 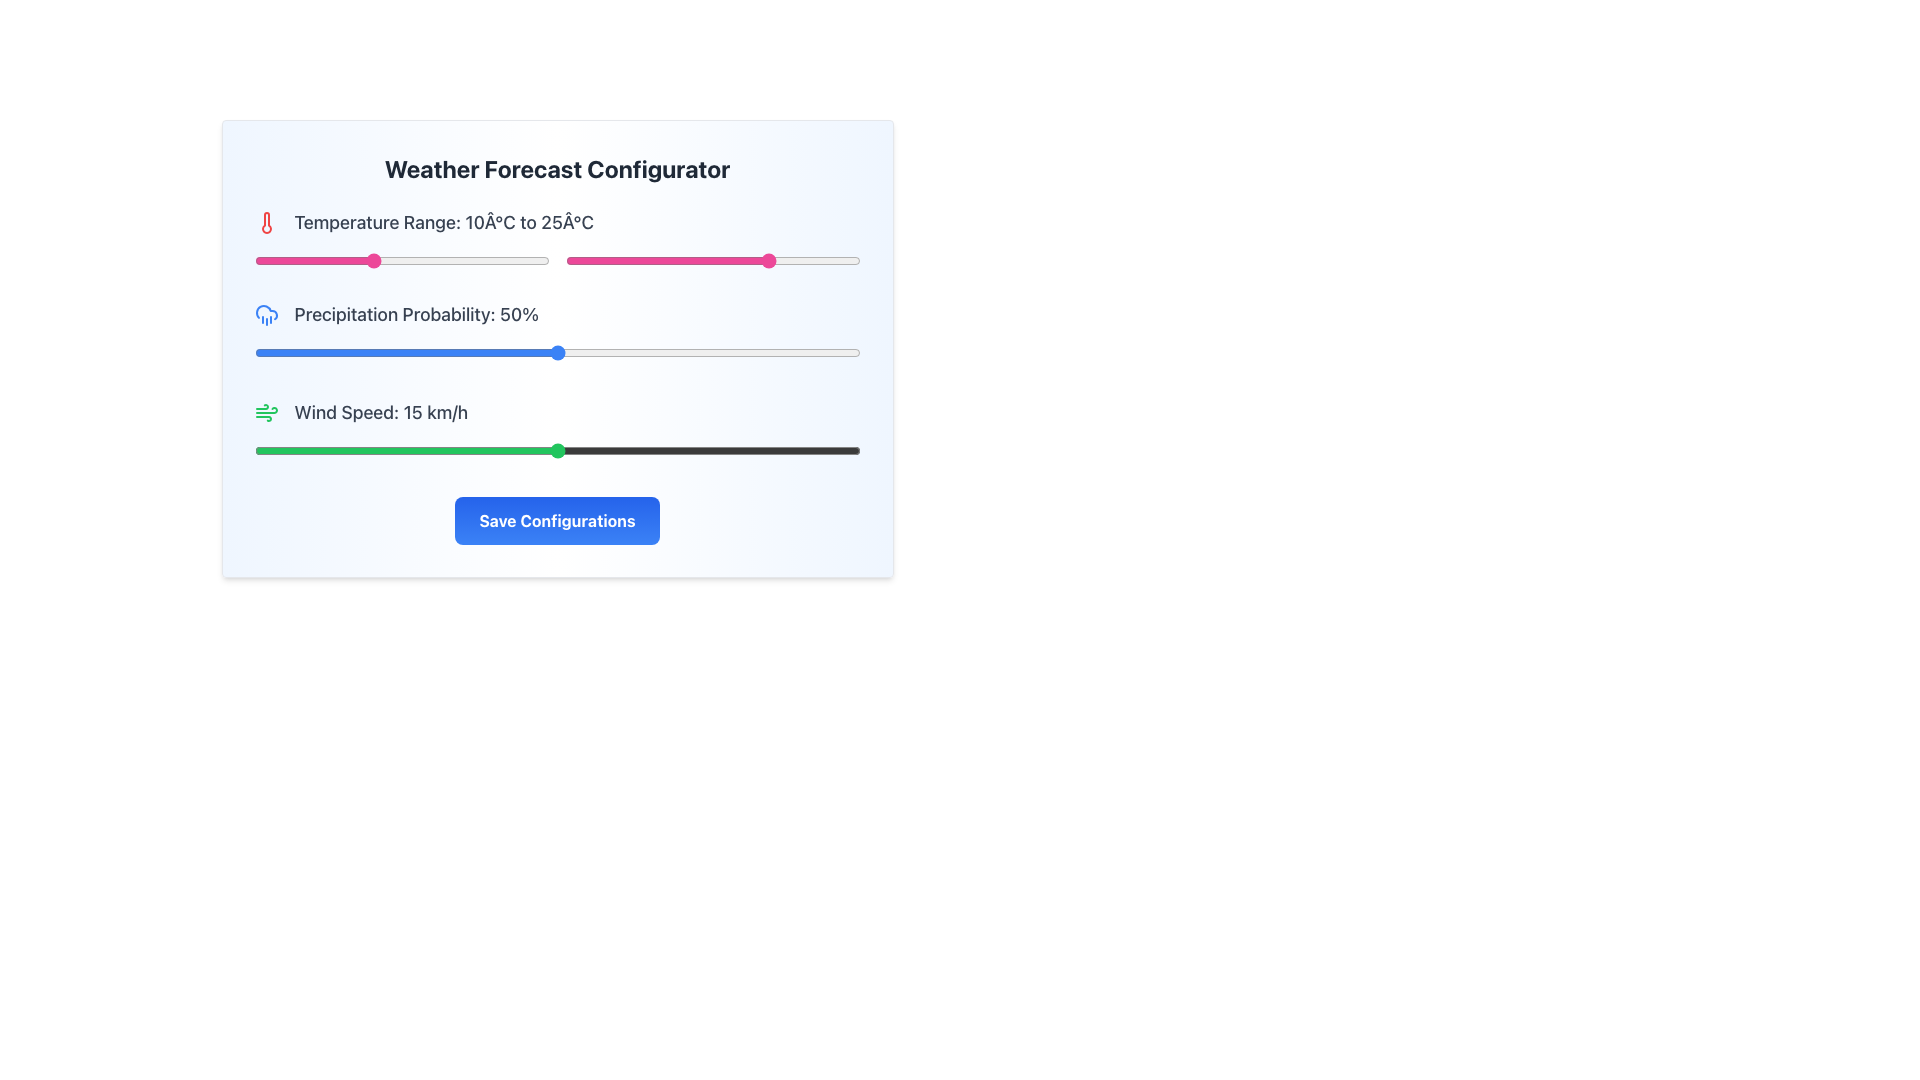 I want to click on the thermometer icon that visually represents the temperature-related aspect next to the 'Temperature Range: 10°C to 25°C' text, so click(x=265, y=223).